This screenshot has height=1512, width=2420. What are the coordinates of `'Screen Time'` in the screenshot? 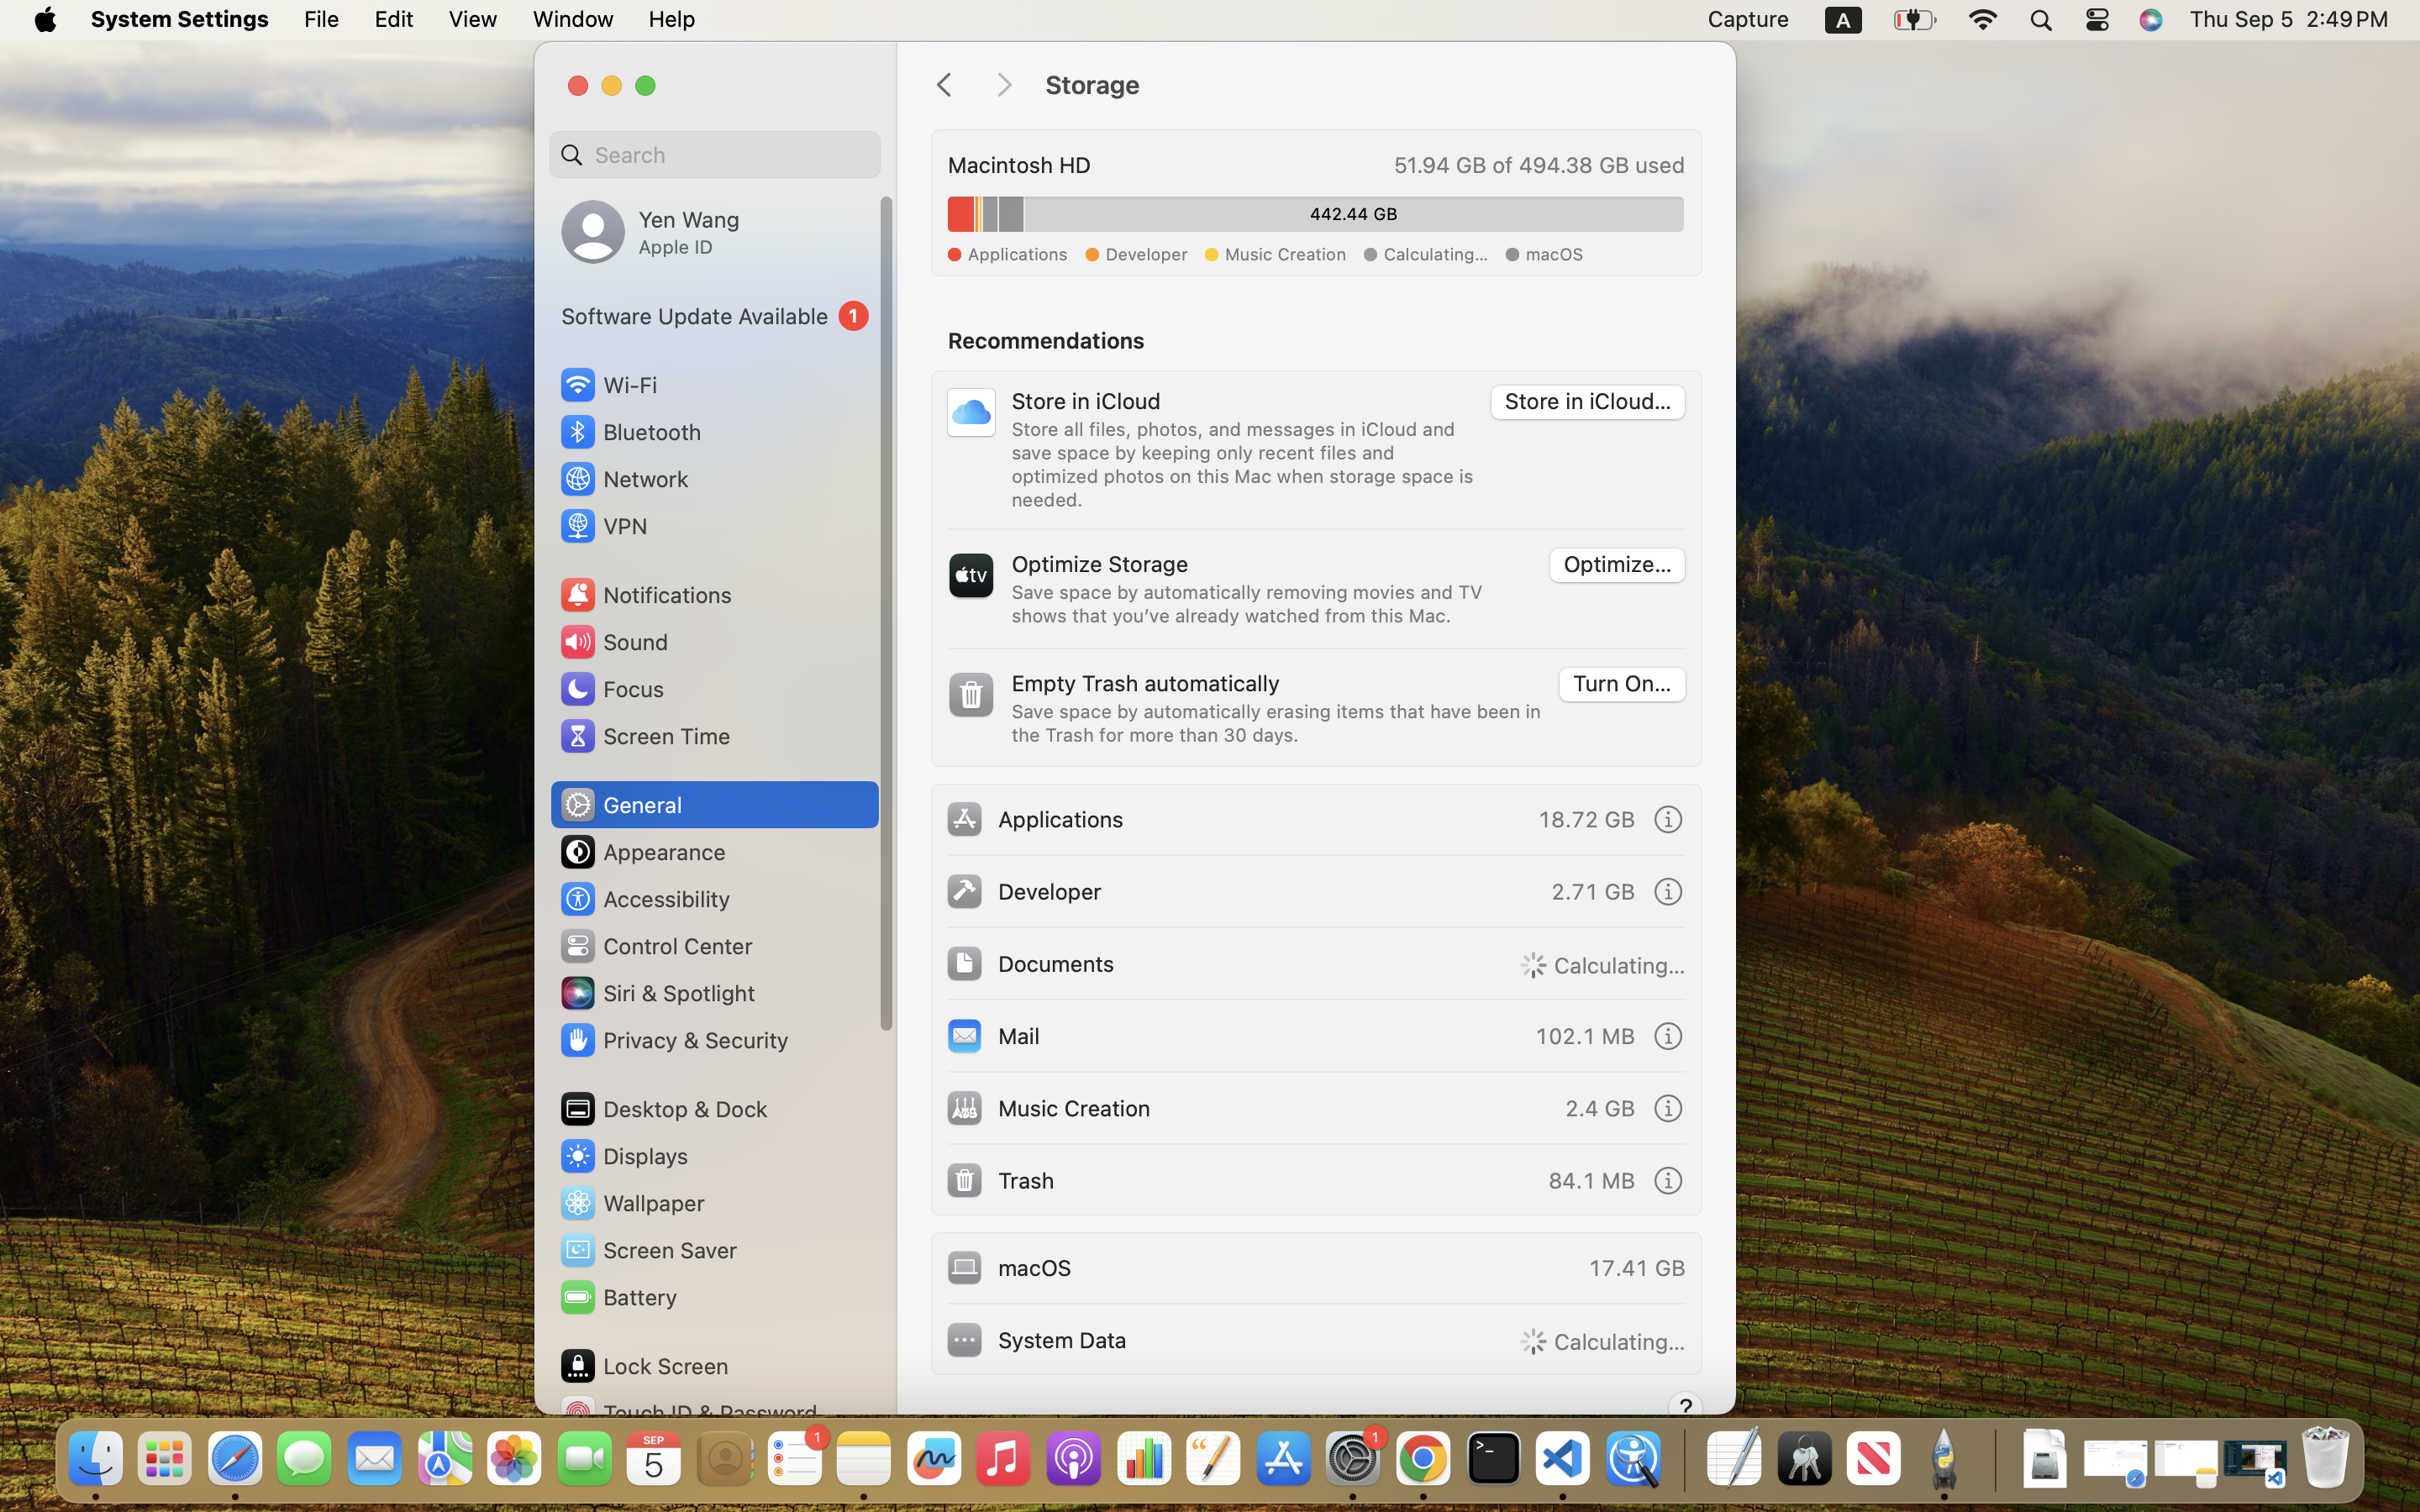 It's located at (644, 735).